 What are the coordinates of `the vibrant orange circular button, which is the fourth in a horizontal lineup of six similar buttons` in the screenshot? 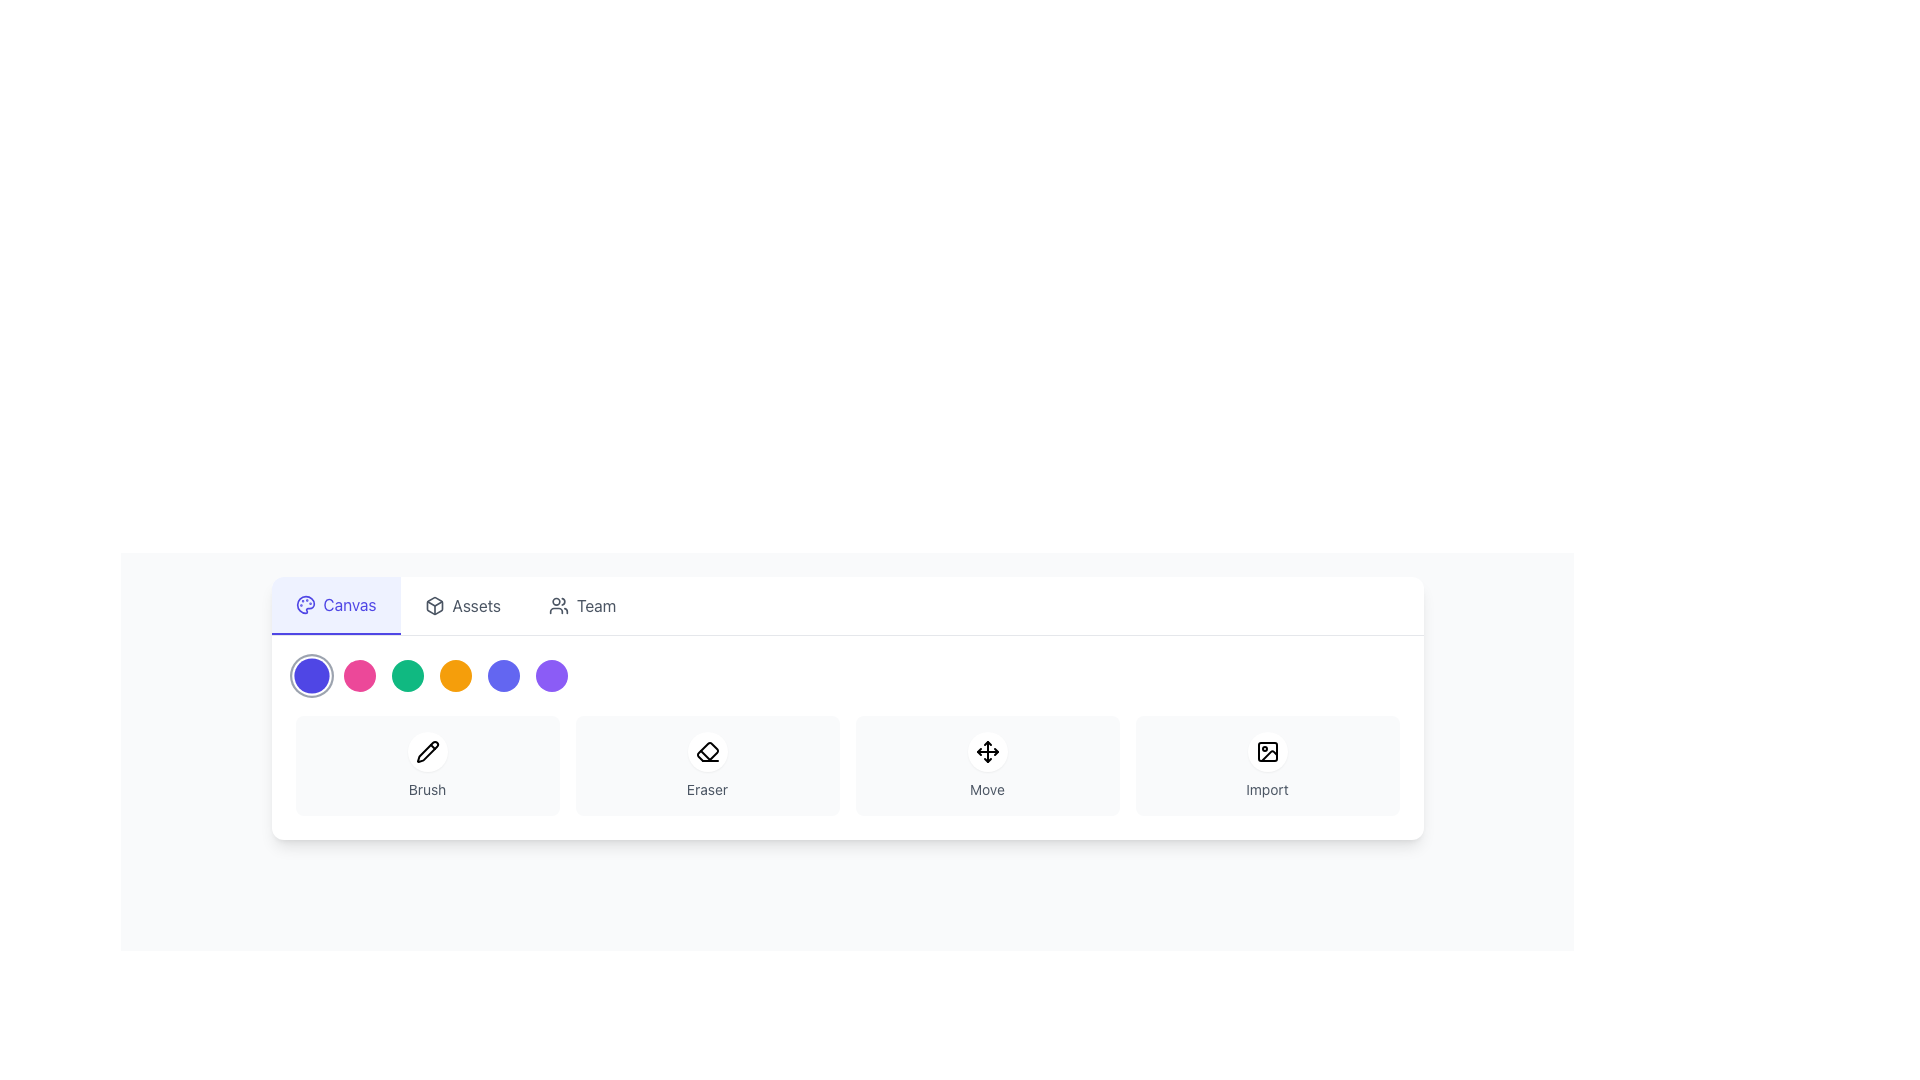 It's located at (454, 675).